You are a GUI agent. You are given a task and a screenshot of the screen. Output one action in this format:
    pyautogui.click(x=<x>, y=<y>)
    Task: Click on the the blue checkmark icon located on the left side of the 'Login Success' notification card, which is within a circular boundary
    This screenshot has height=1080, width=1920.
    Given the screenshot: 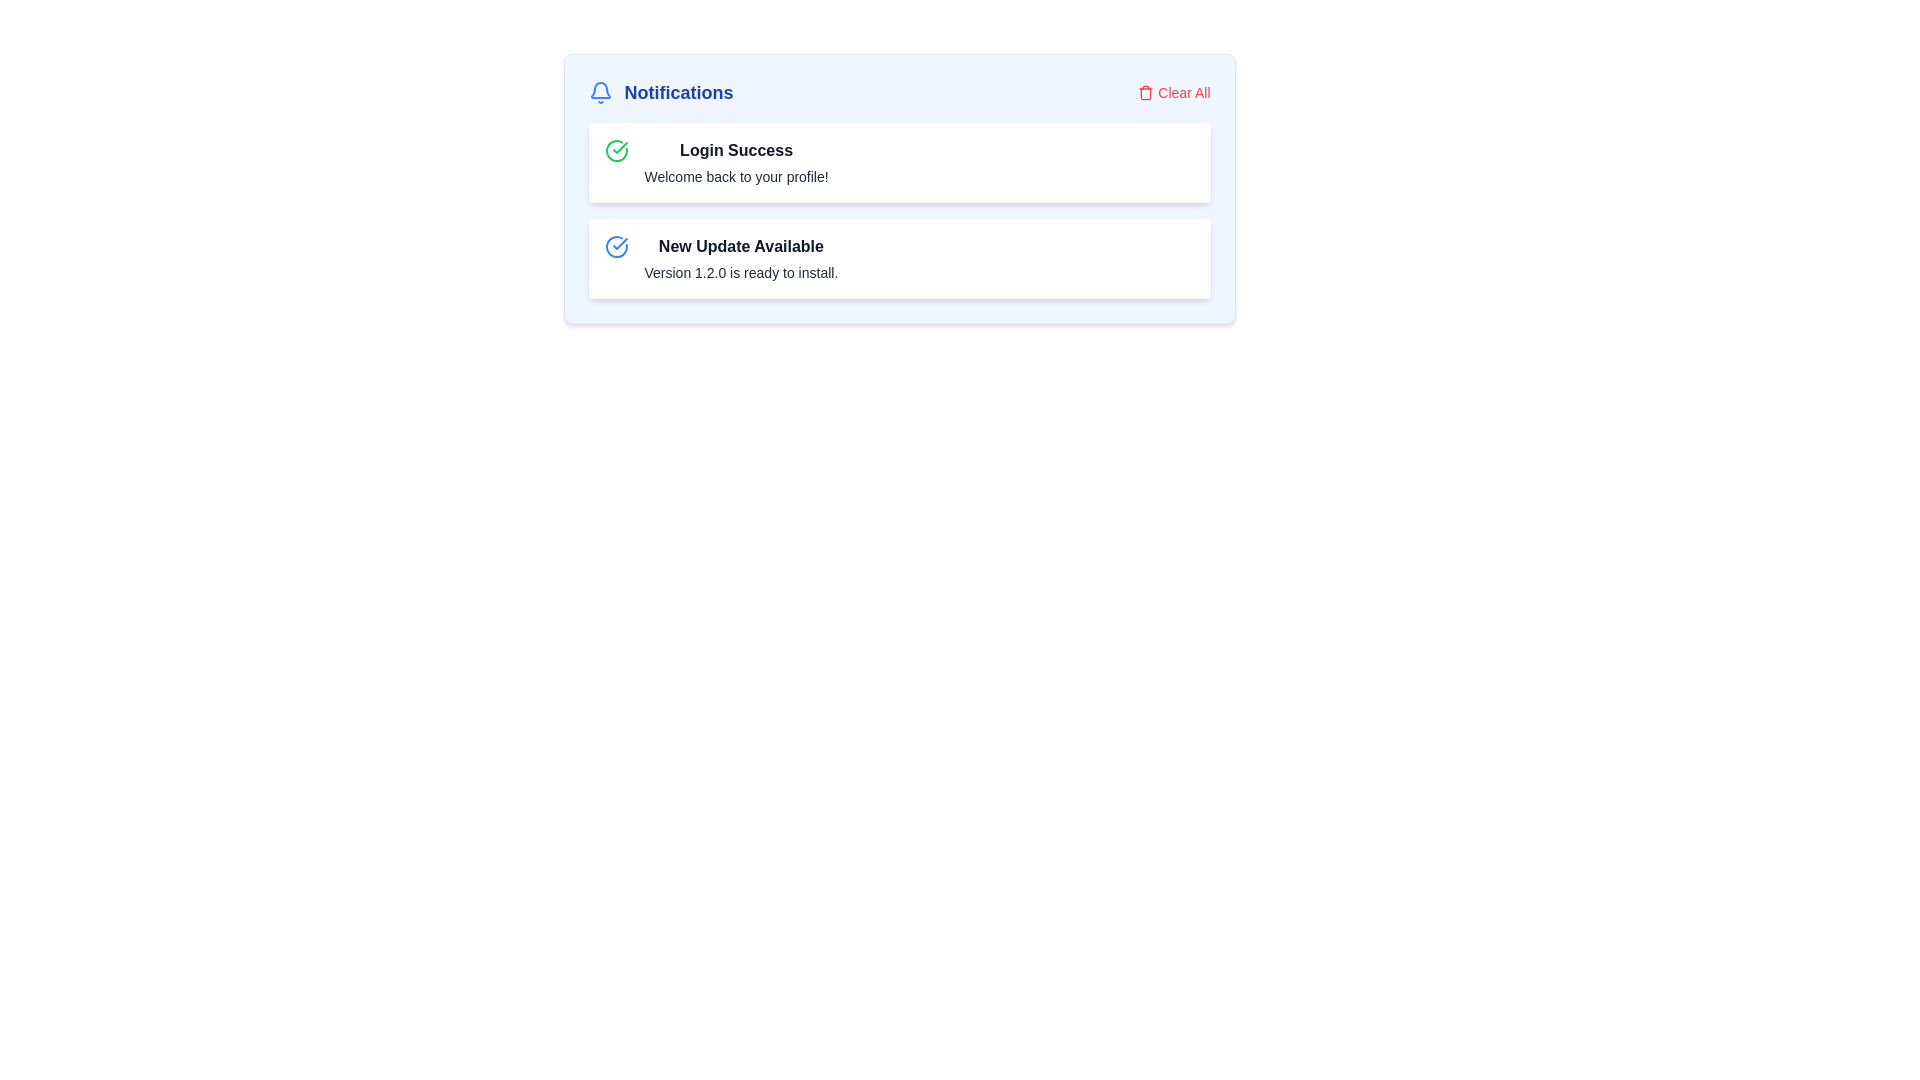 What is the action you would take?
    pyautogui.click(x=618, y=242)
    